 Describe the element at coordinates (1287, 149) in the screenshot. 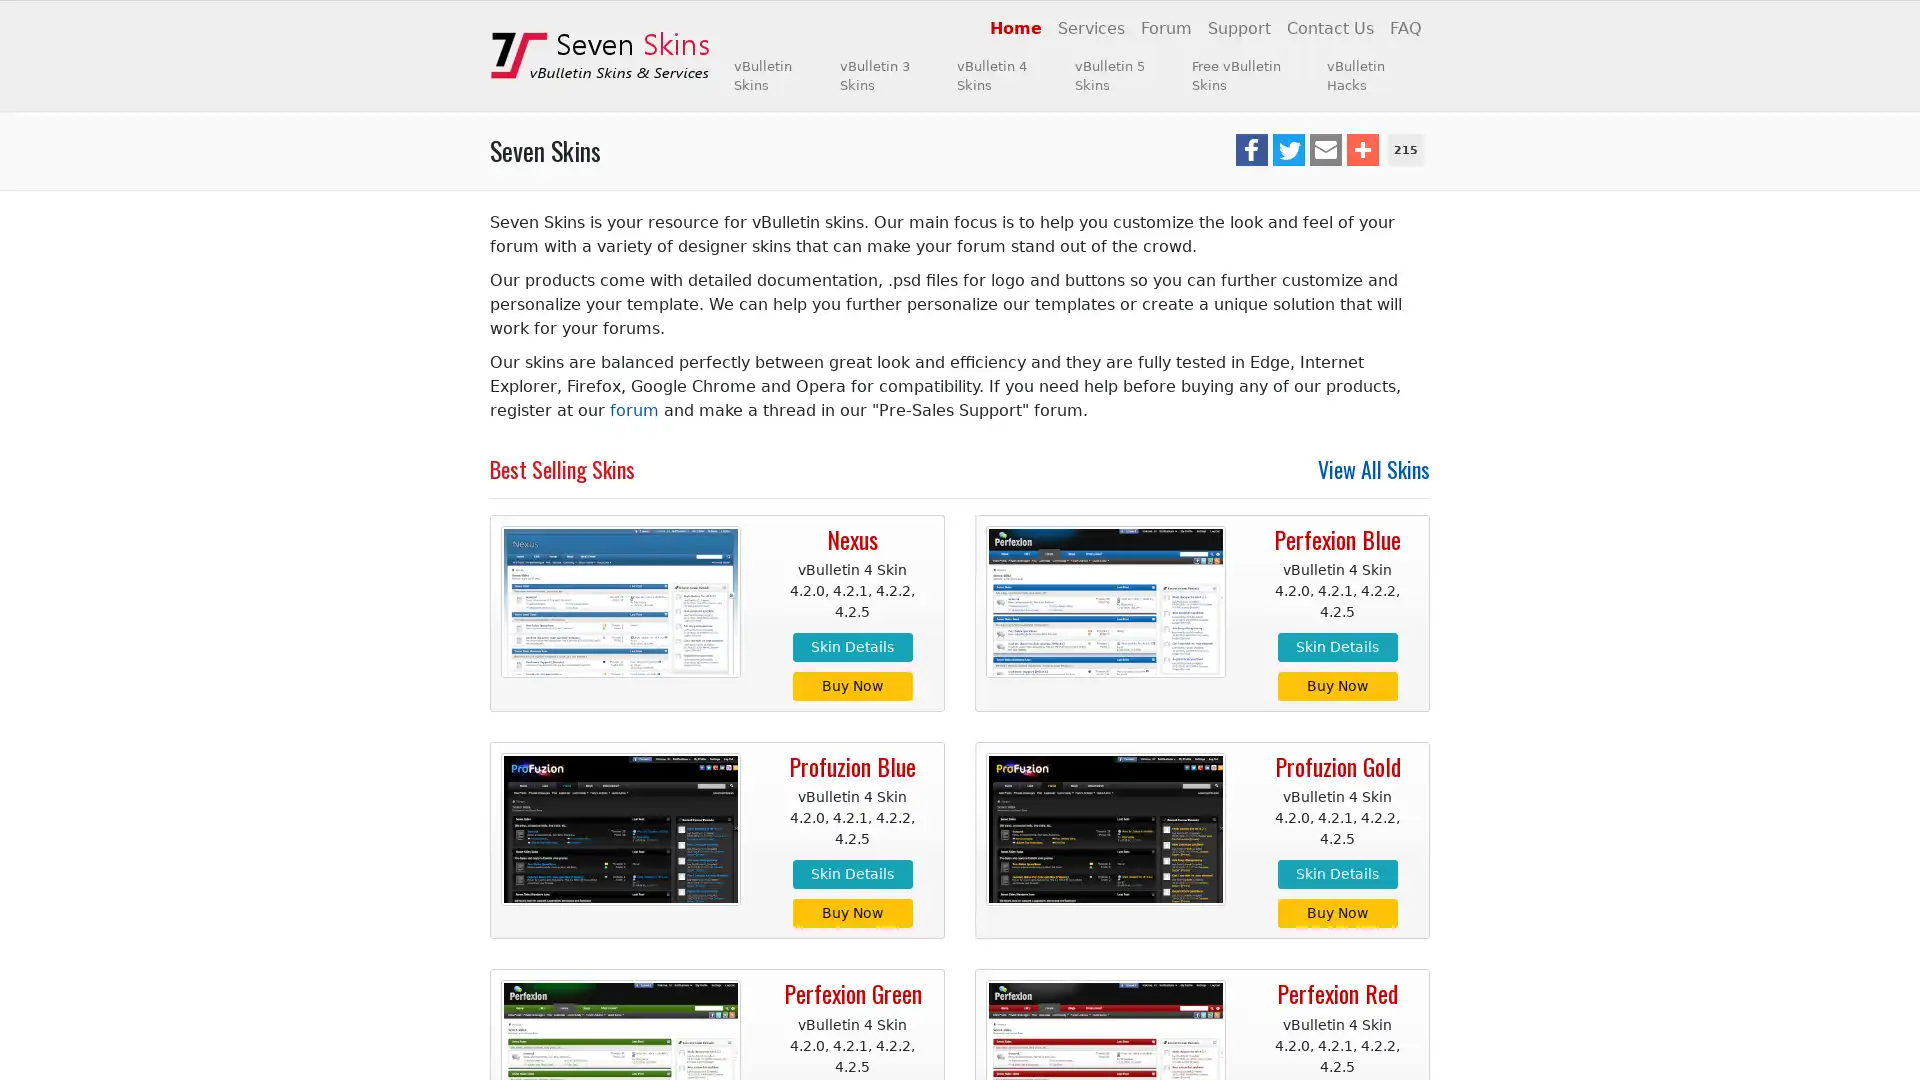

I see `Share to Twitter` at that location.